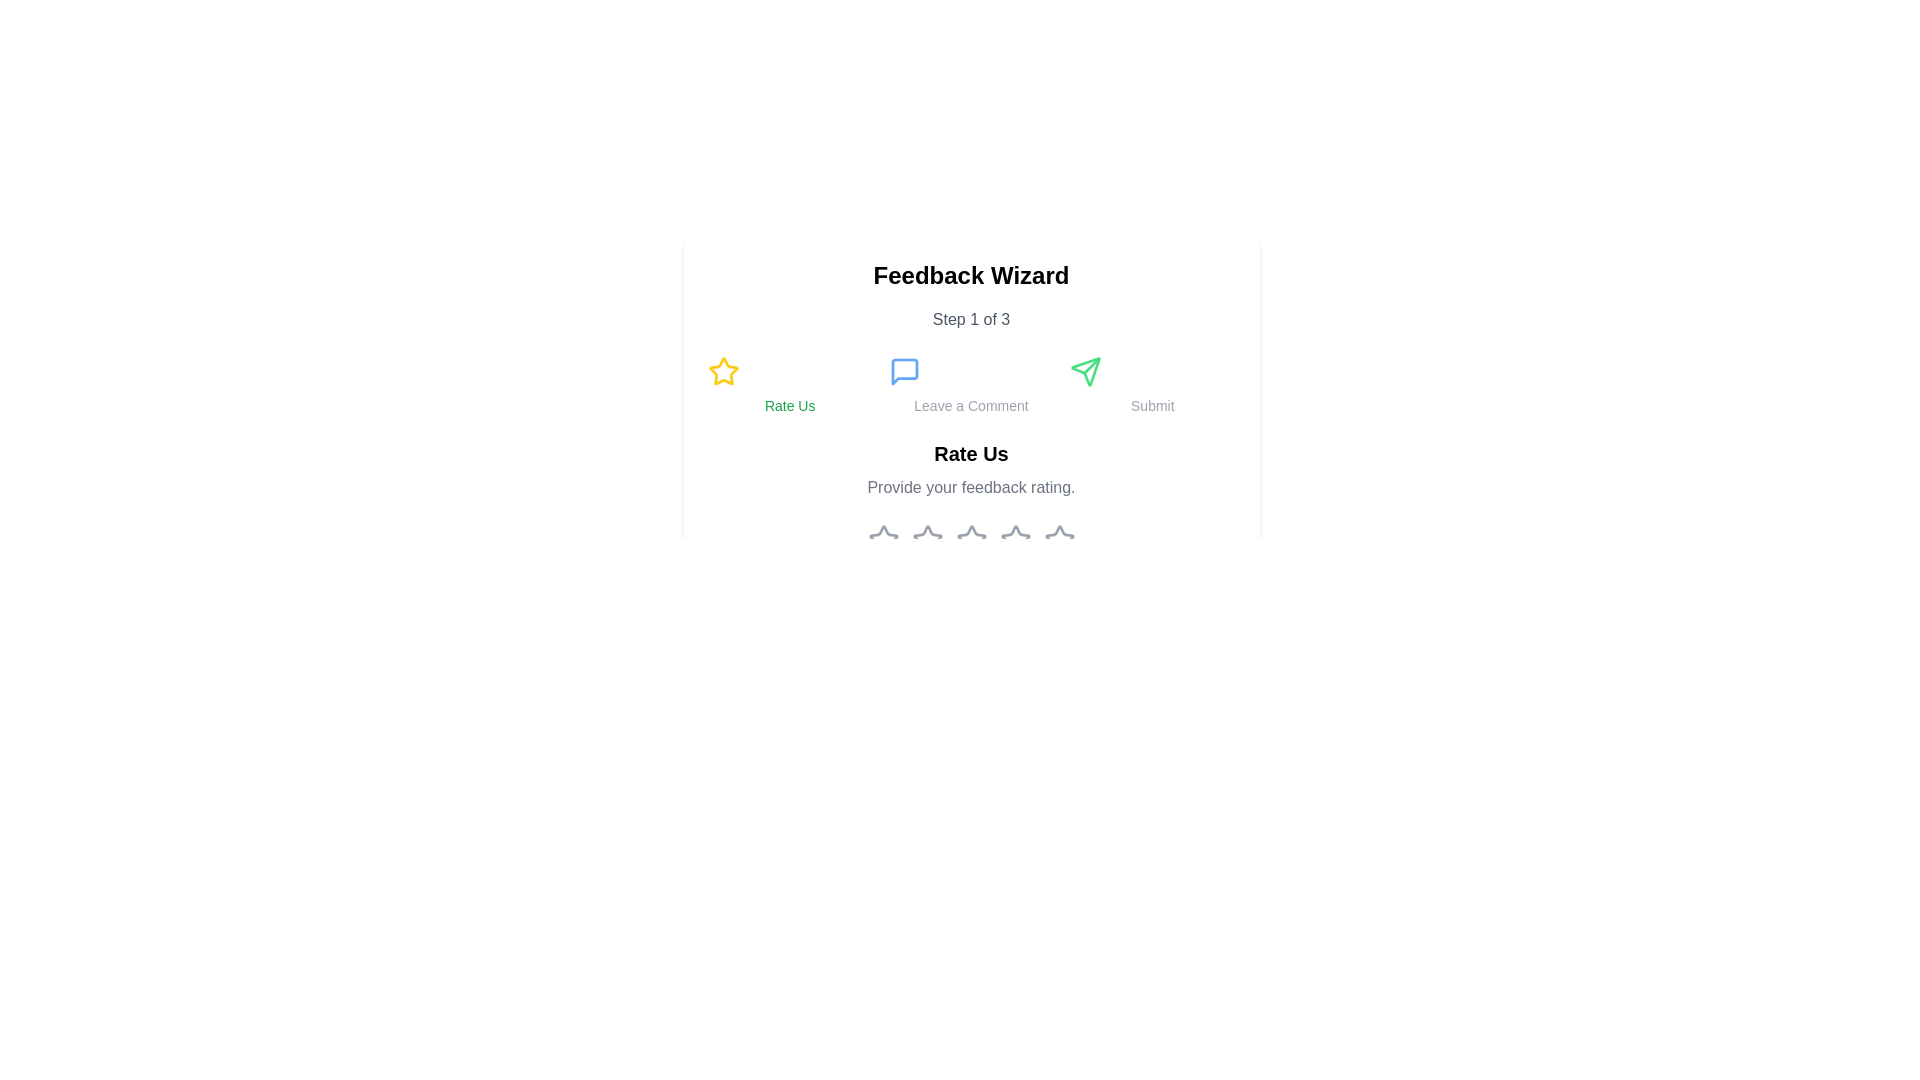 The width and height of the screenshot is (1920, 1080). I want to click on the fourth star-shaped rating icon, which is part of a horizontally aligned group of rating stars that change color on hover, so click(971, 540).